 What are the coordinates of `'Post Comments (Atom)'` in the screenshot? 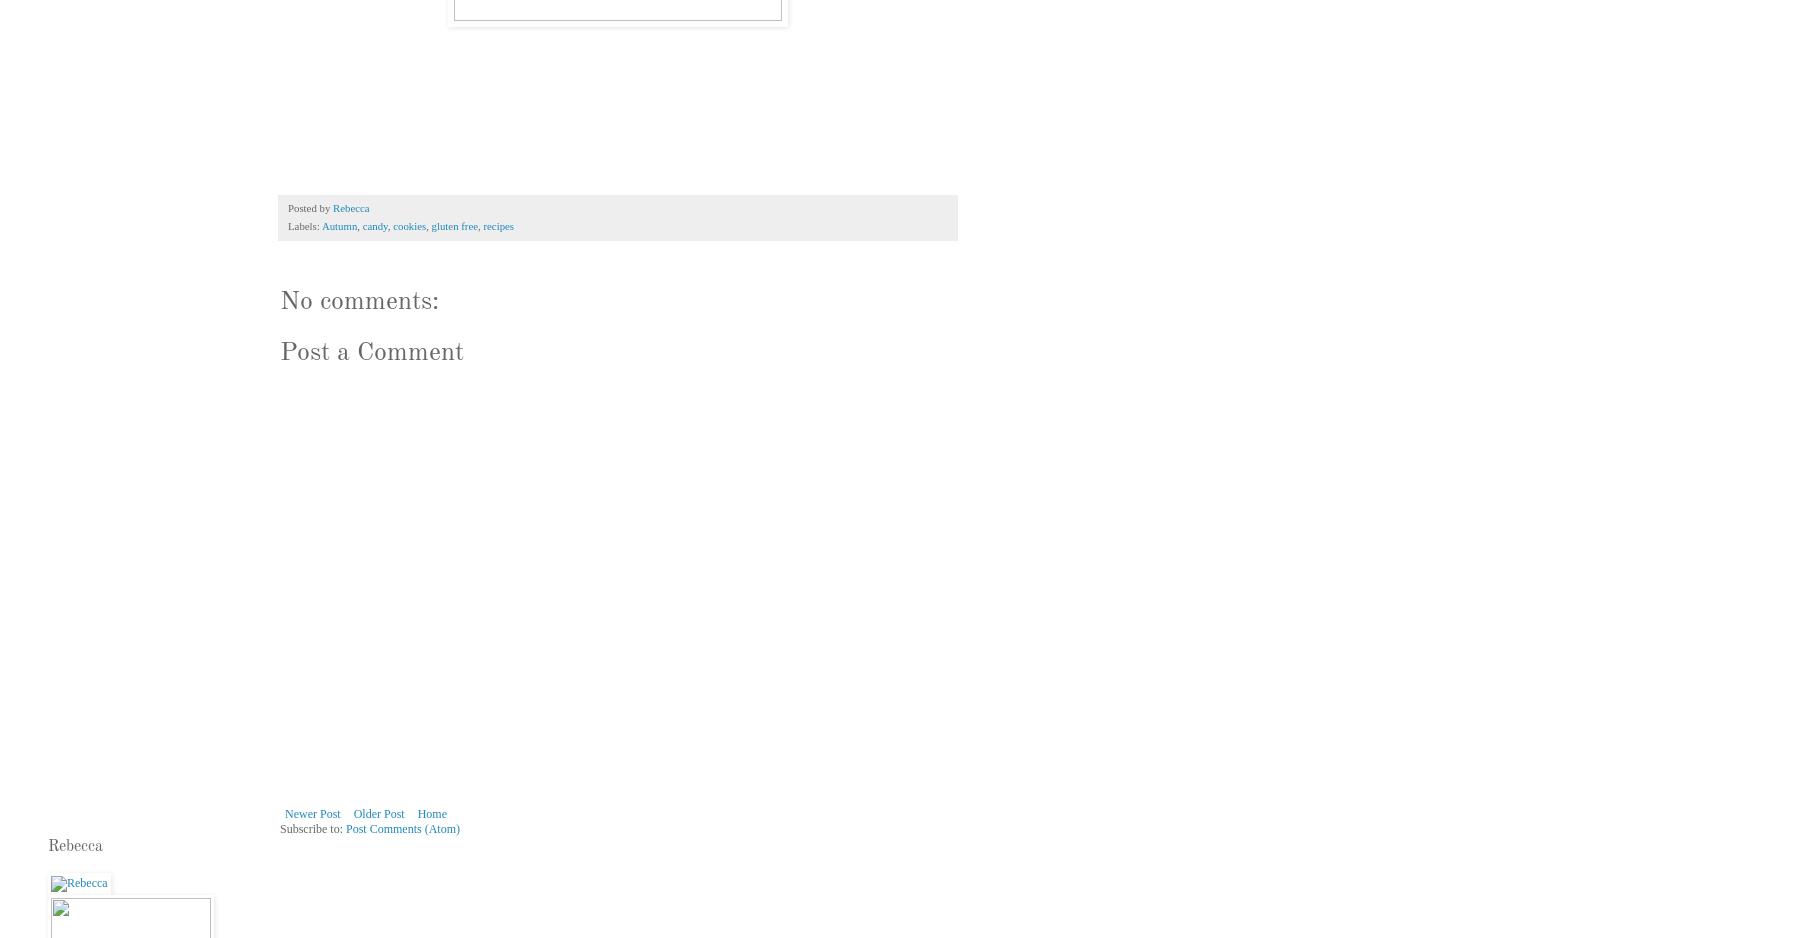 It's located at (402, 829).